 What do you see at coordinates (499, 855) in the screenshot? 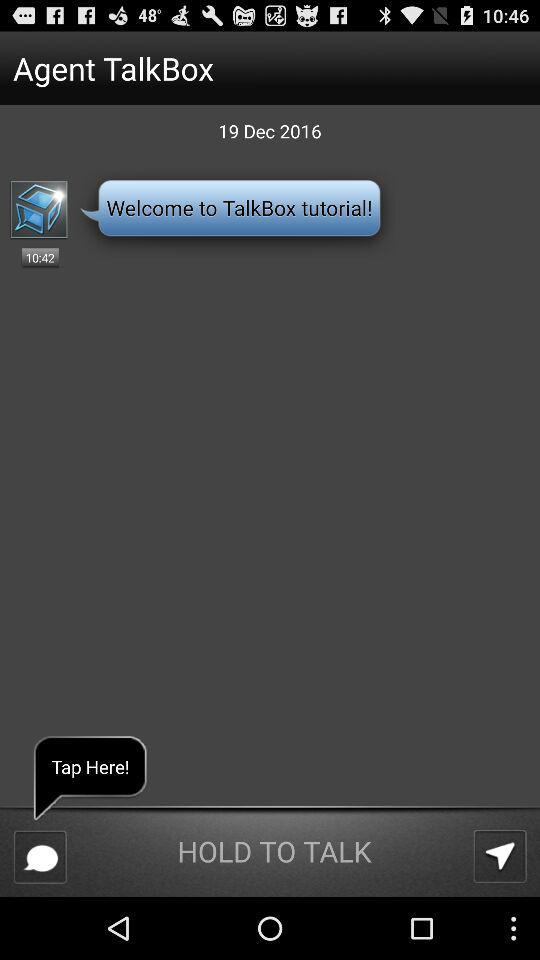
I see `the app below 19 dec 2016 item` at bounding box center [499, 855].